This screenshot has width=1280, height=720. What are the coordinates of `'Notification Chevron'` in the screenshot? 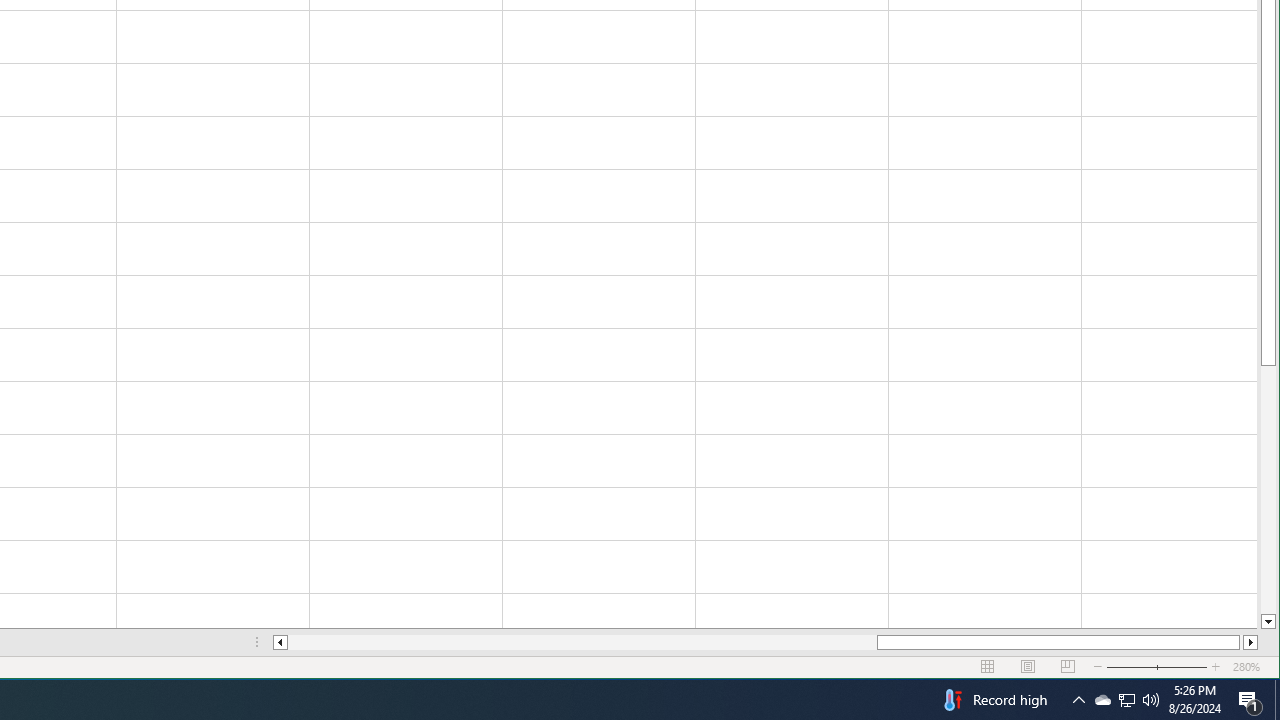 It's located at (1078, 698).